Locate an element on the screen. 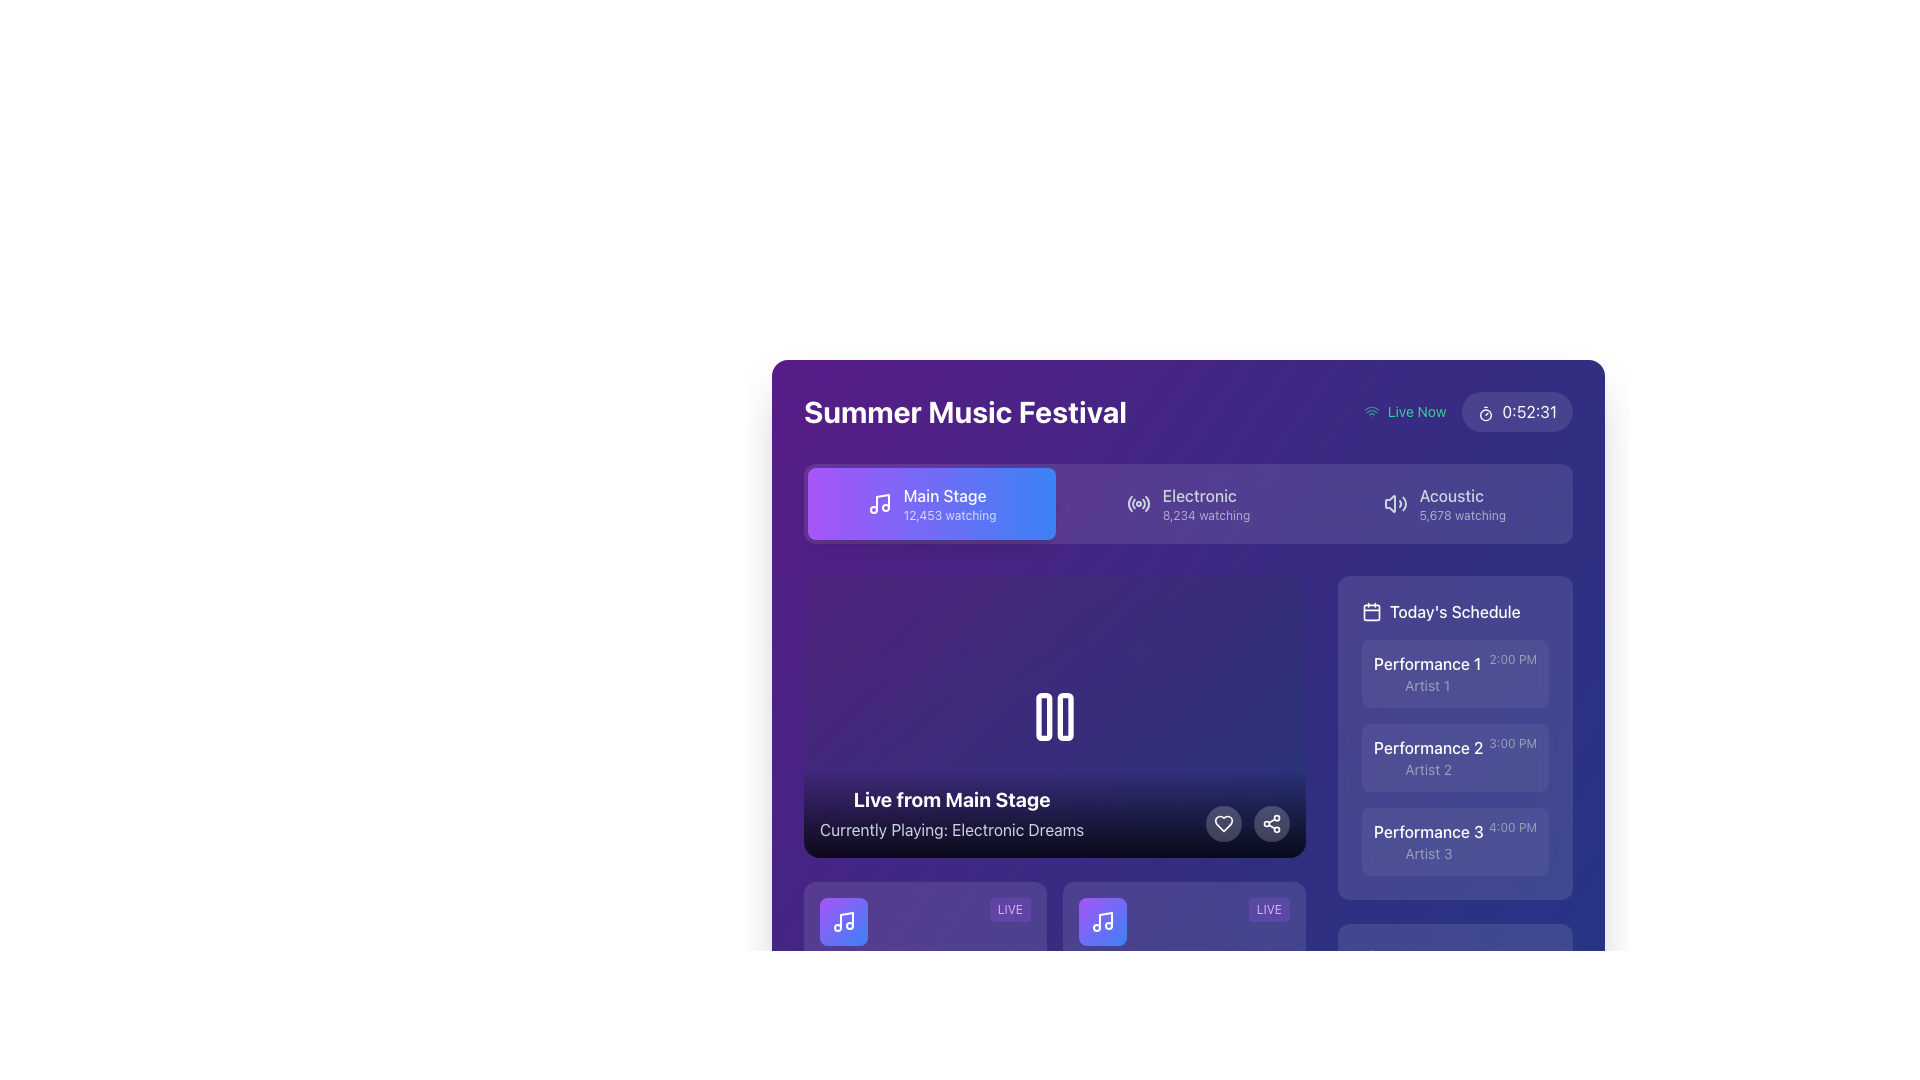 This screenshot has width=1920, height=1080. the text label that provides information about the current activity or context, which is situated near the lower central part of the interface, above the 'Currently Playing: Electronic Dreams.' text element is located at coordinates (951, 799).